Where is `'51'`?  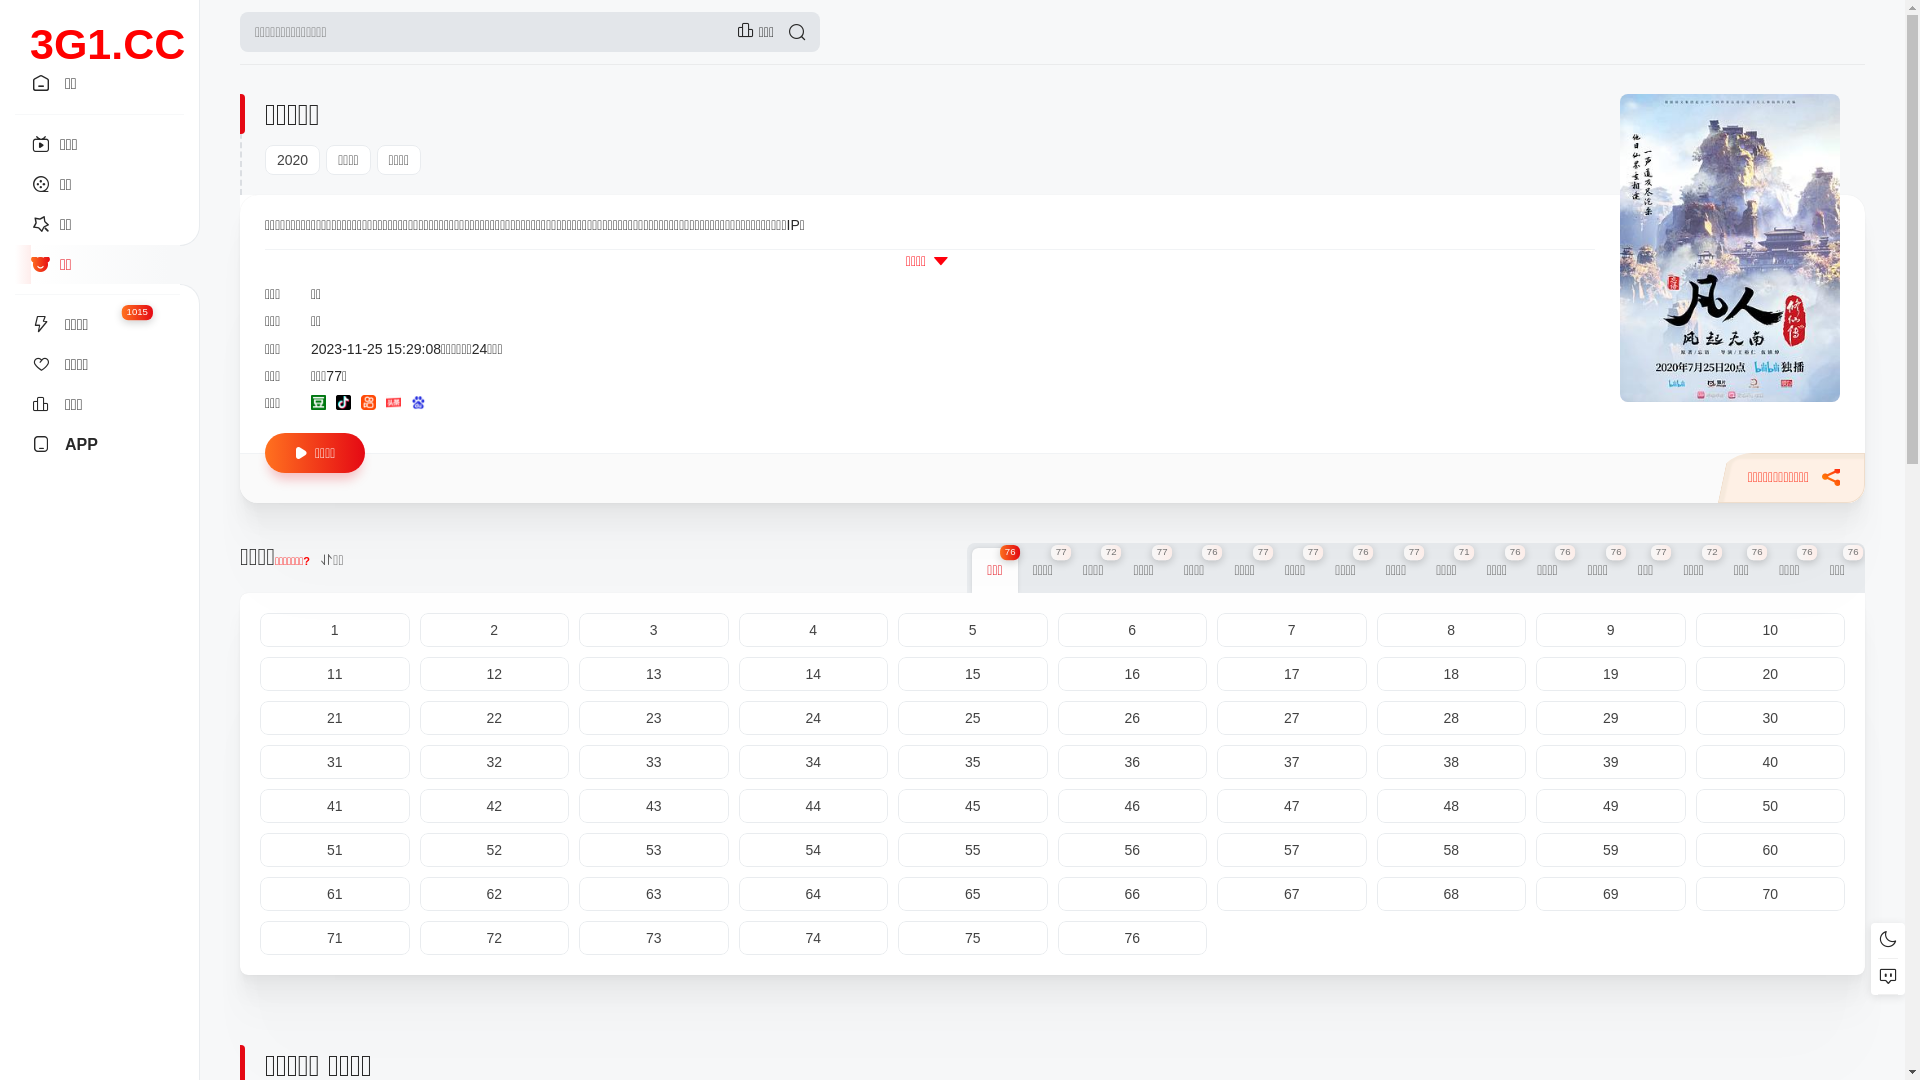 '51' is located at coordinates (258, 849).